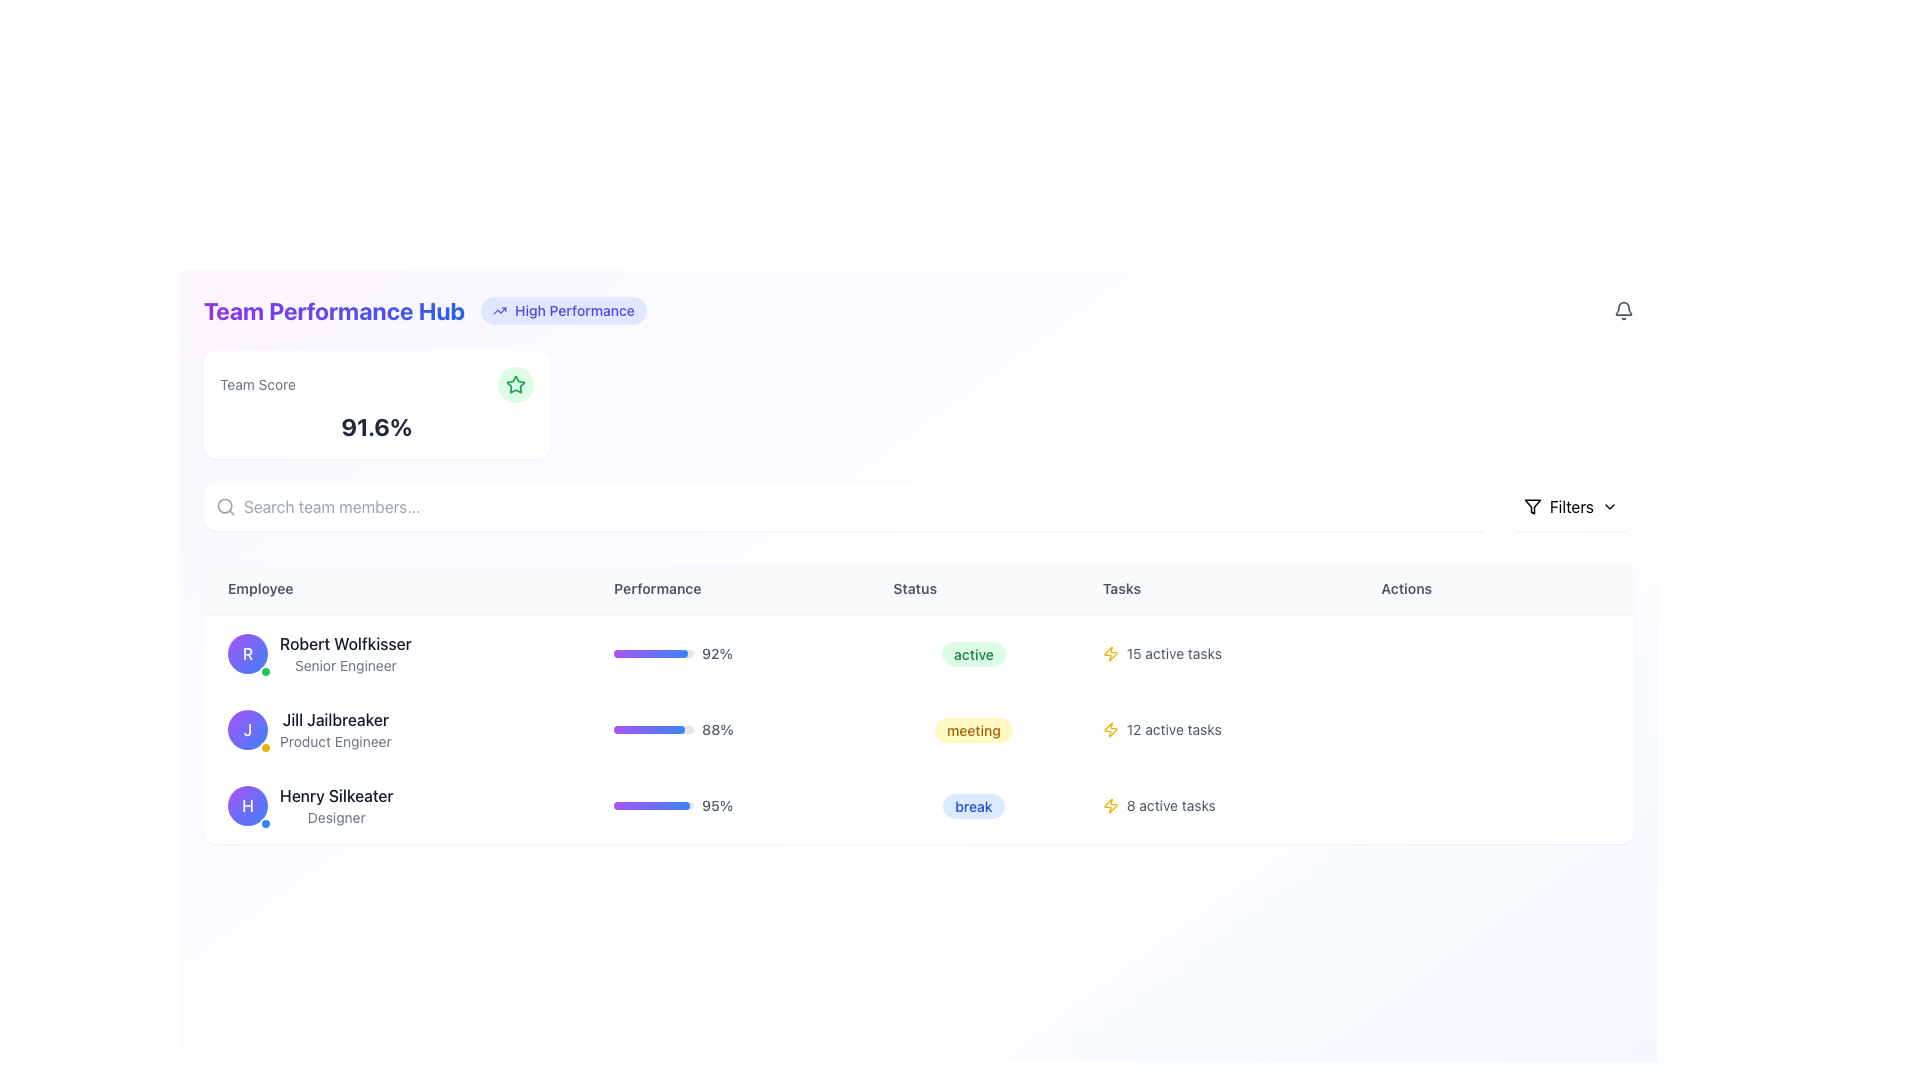  What do you see at coordinates (917, 729) in the screenshot?
I see `the second table row element in the team performance monitoring table, which displays structured data related to an individual's performance and task status` at bounding box center [917, 729].